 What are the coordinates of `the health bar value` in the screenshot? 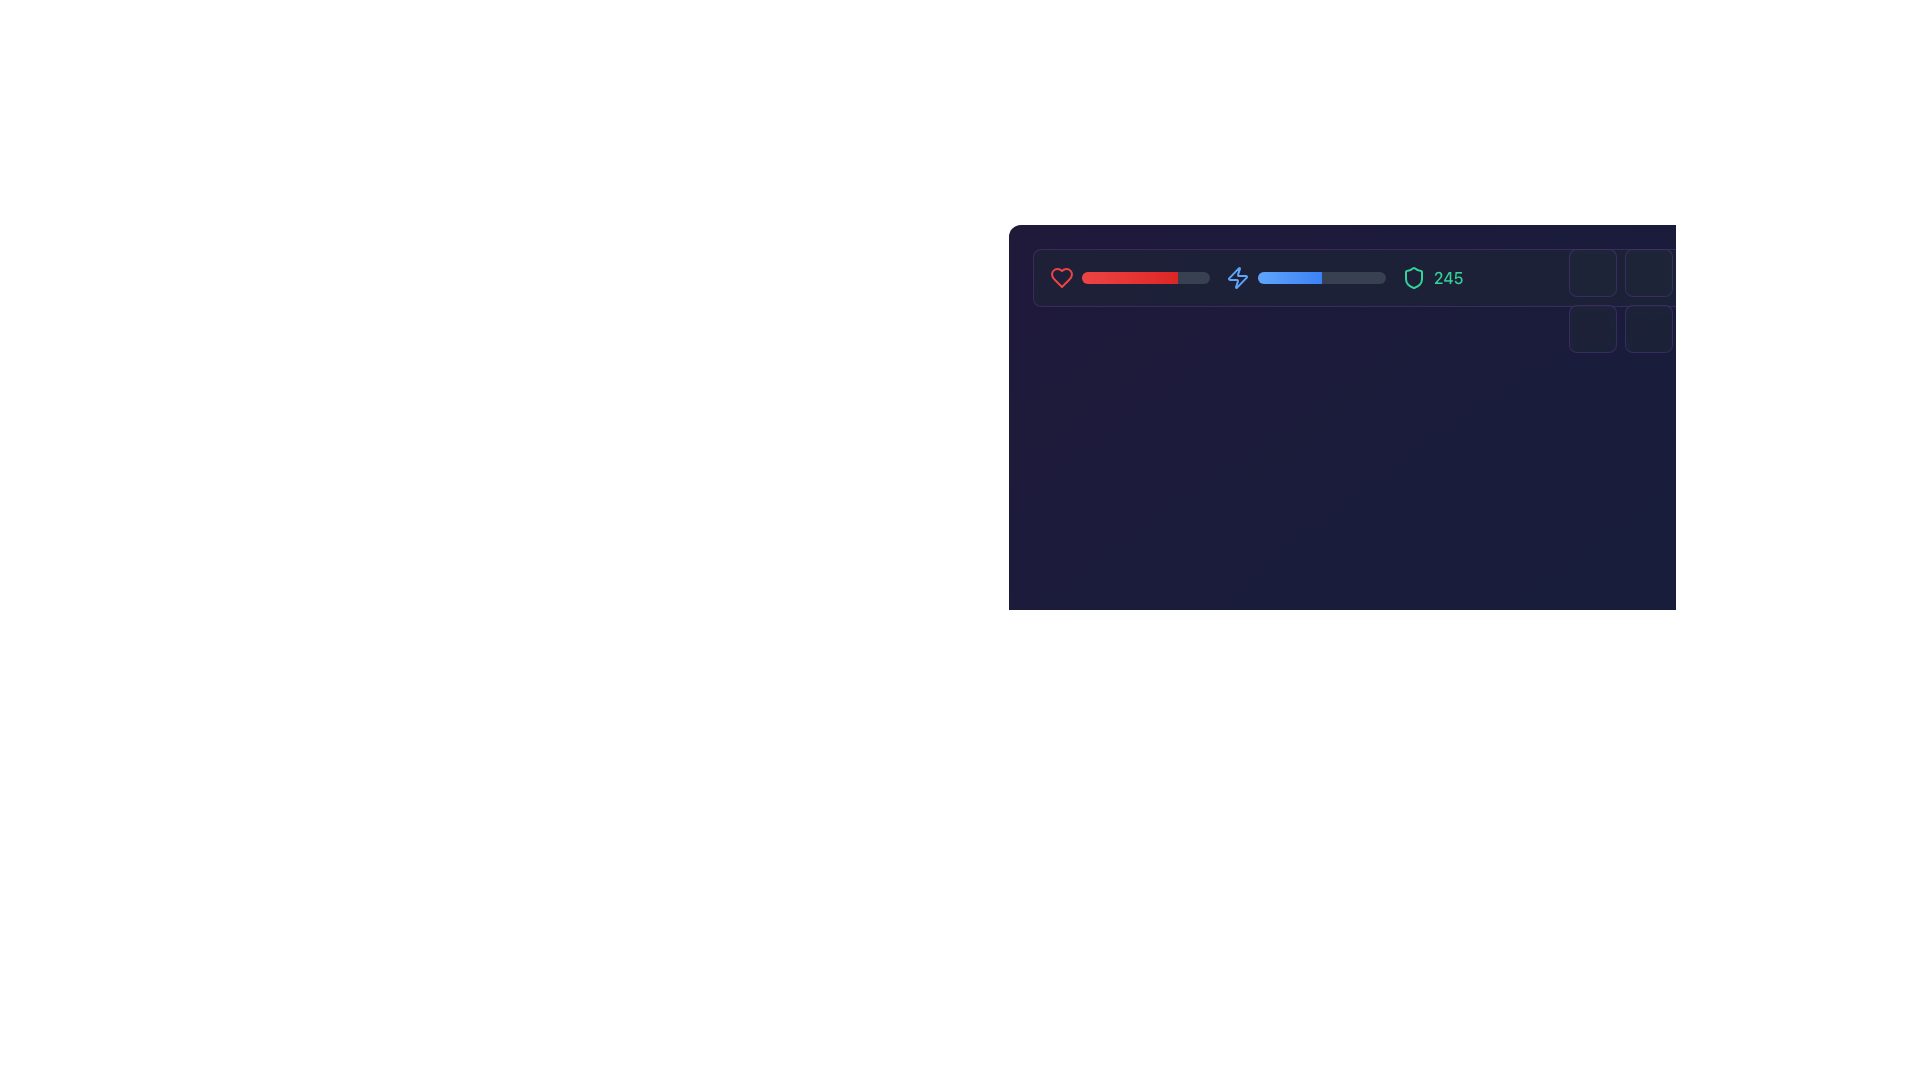 It's located at (1102, 277).